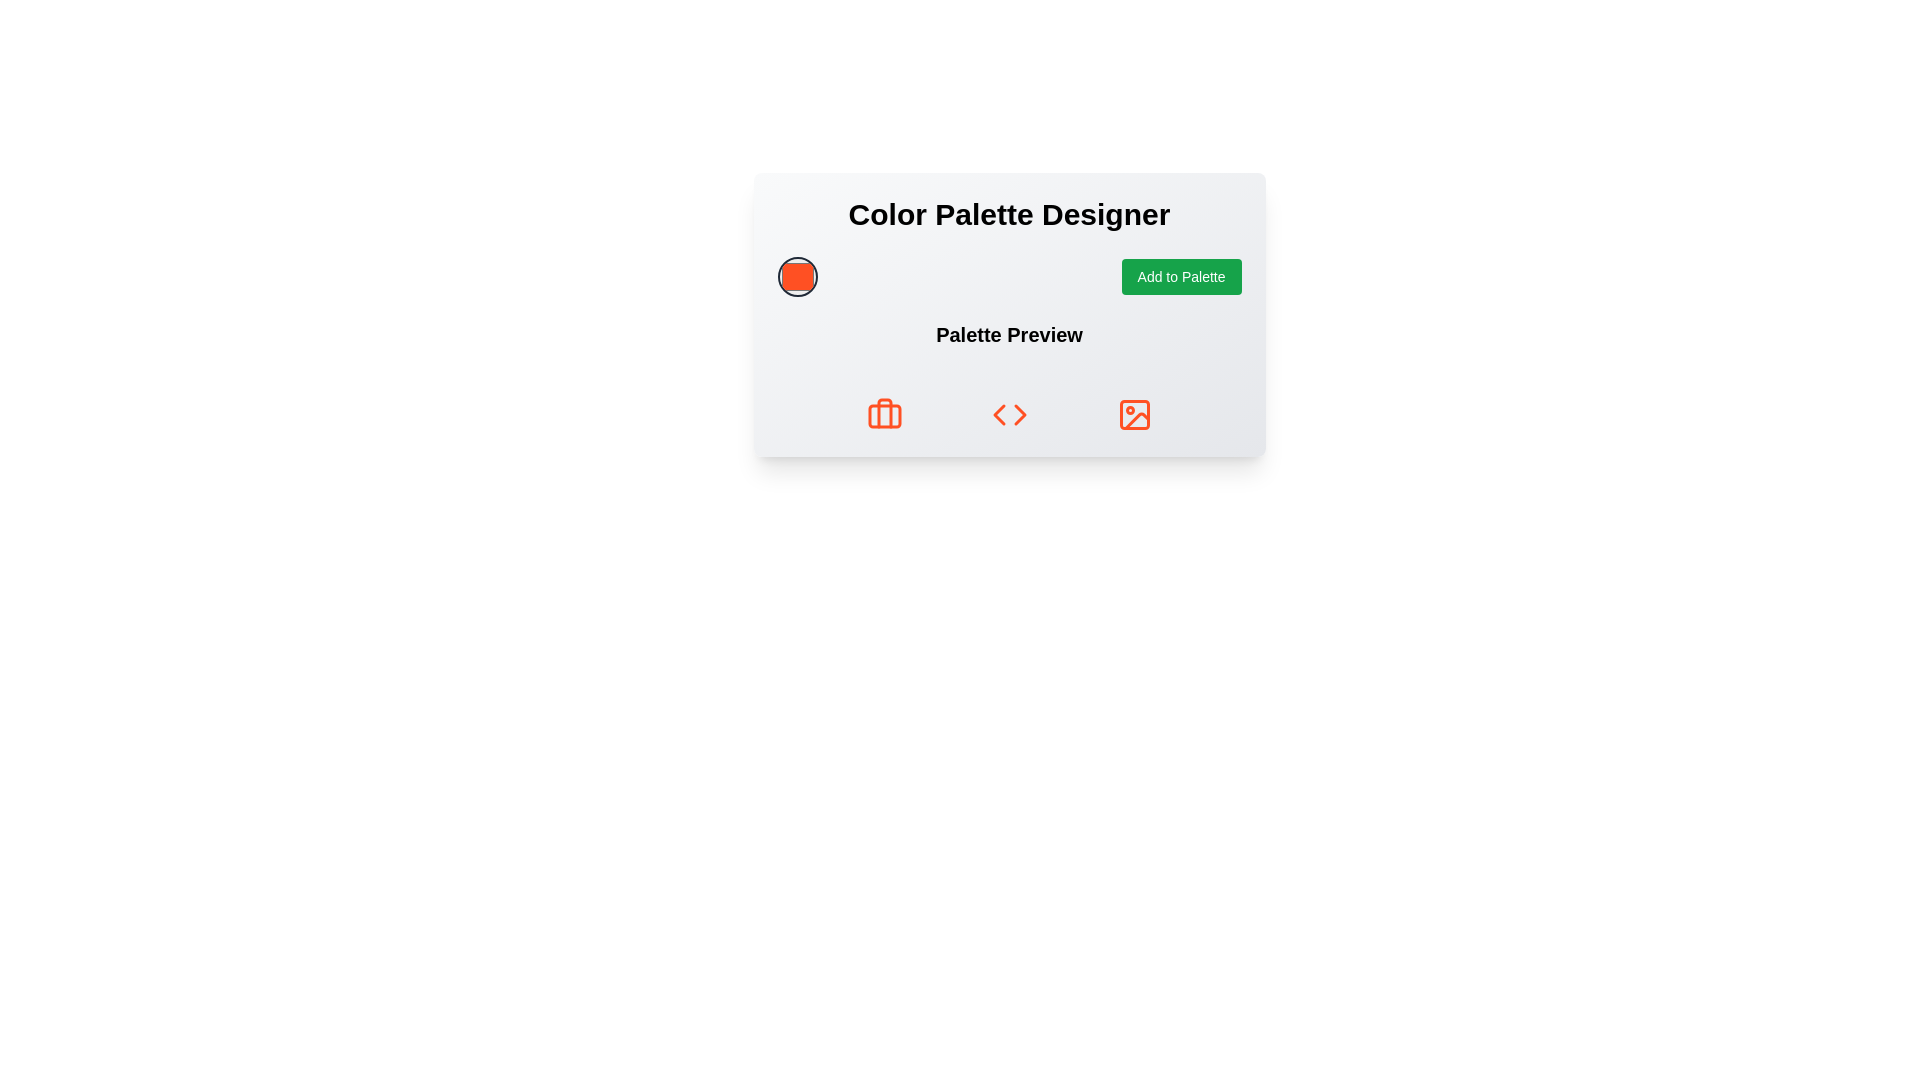 The width and height of the screenshot is (1920, 1080). Describe the element at coordinates (1009, 334) in the screenshot. I see `the text label indicating the section displaying the palette preview, which is centrally aligned below the 'Add to Palette' button and above the row of icon buttons` at that location.